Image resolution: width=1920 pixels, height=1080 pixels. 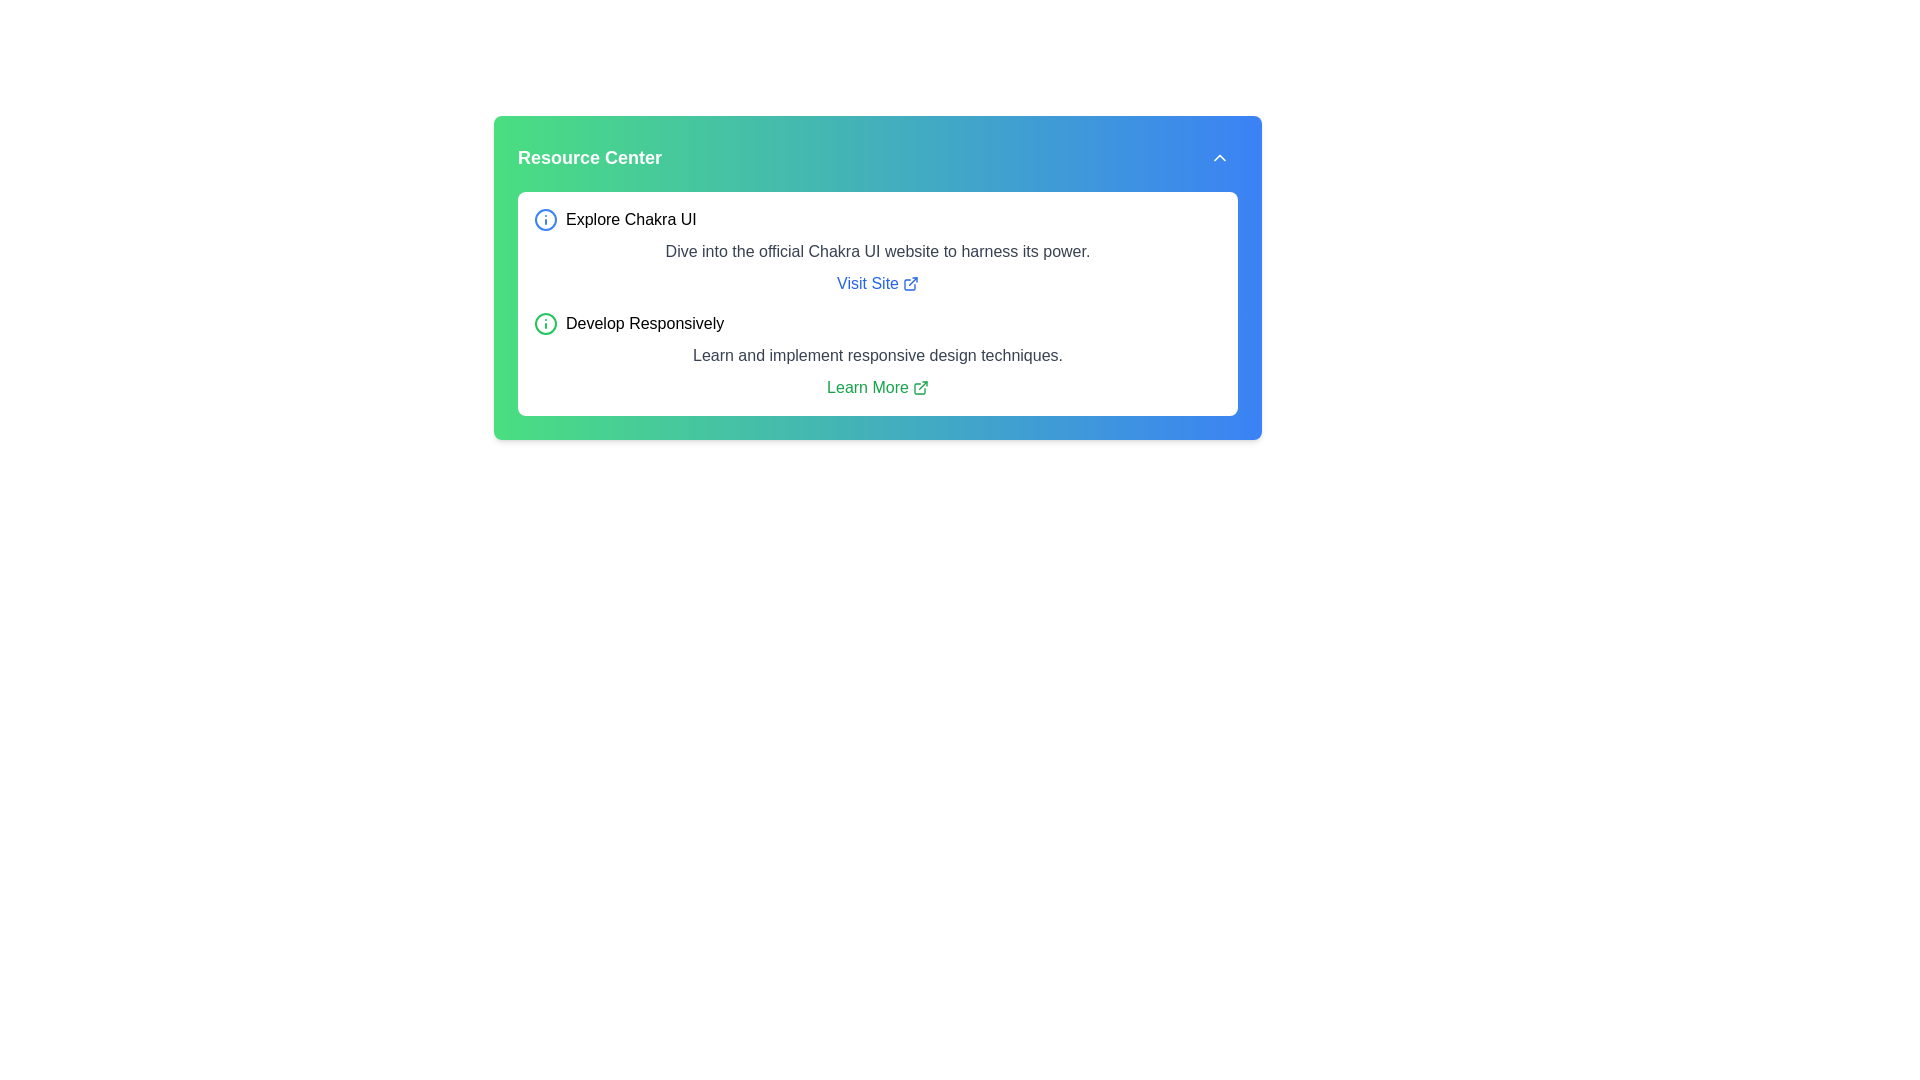 I want to click on the static text label displaying 'Develop Responsively', which is located under the 'Explore Chakra UI' section in the 'Resource Center' interface, so click(x=645, y=323).